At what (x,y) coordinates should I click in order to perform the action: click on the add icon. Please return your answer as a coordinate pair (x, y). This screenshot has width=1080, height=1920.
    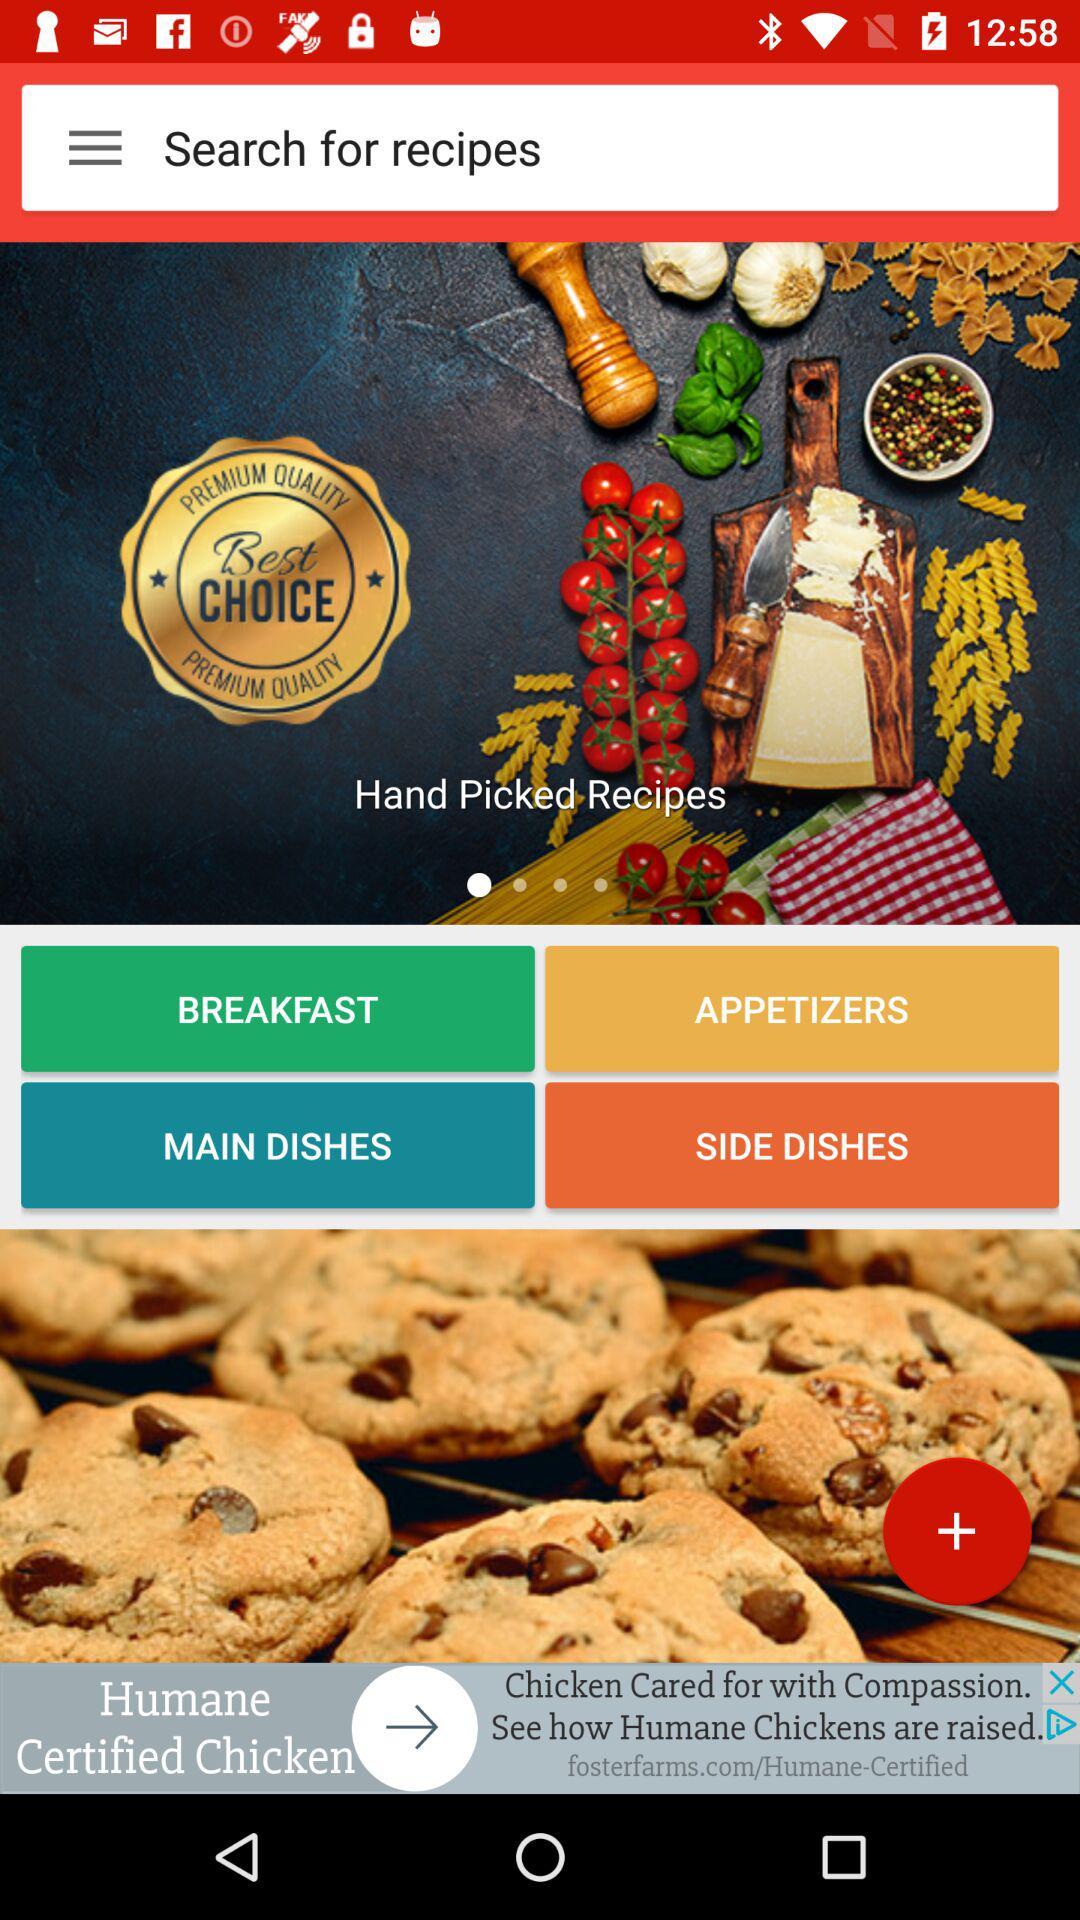
    Looking at the image, I should click on (955, 1538).